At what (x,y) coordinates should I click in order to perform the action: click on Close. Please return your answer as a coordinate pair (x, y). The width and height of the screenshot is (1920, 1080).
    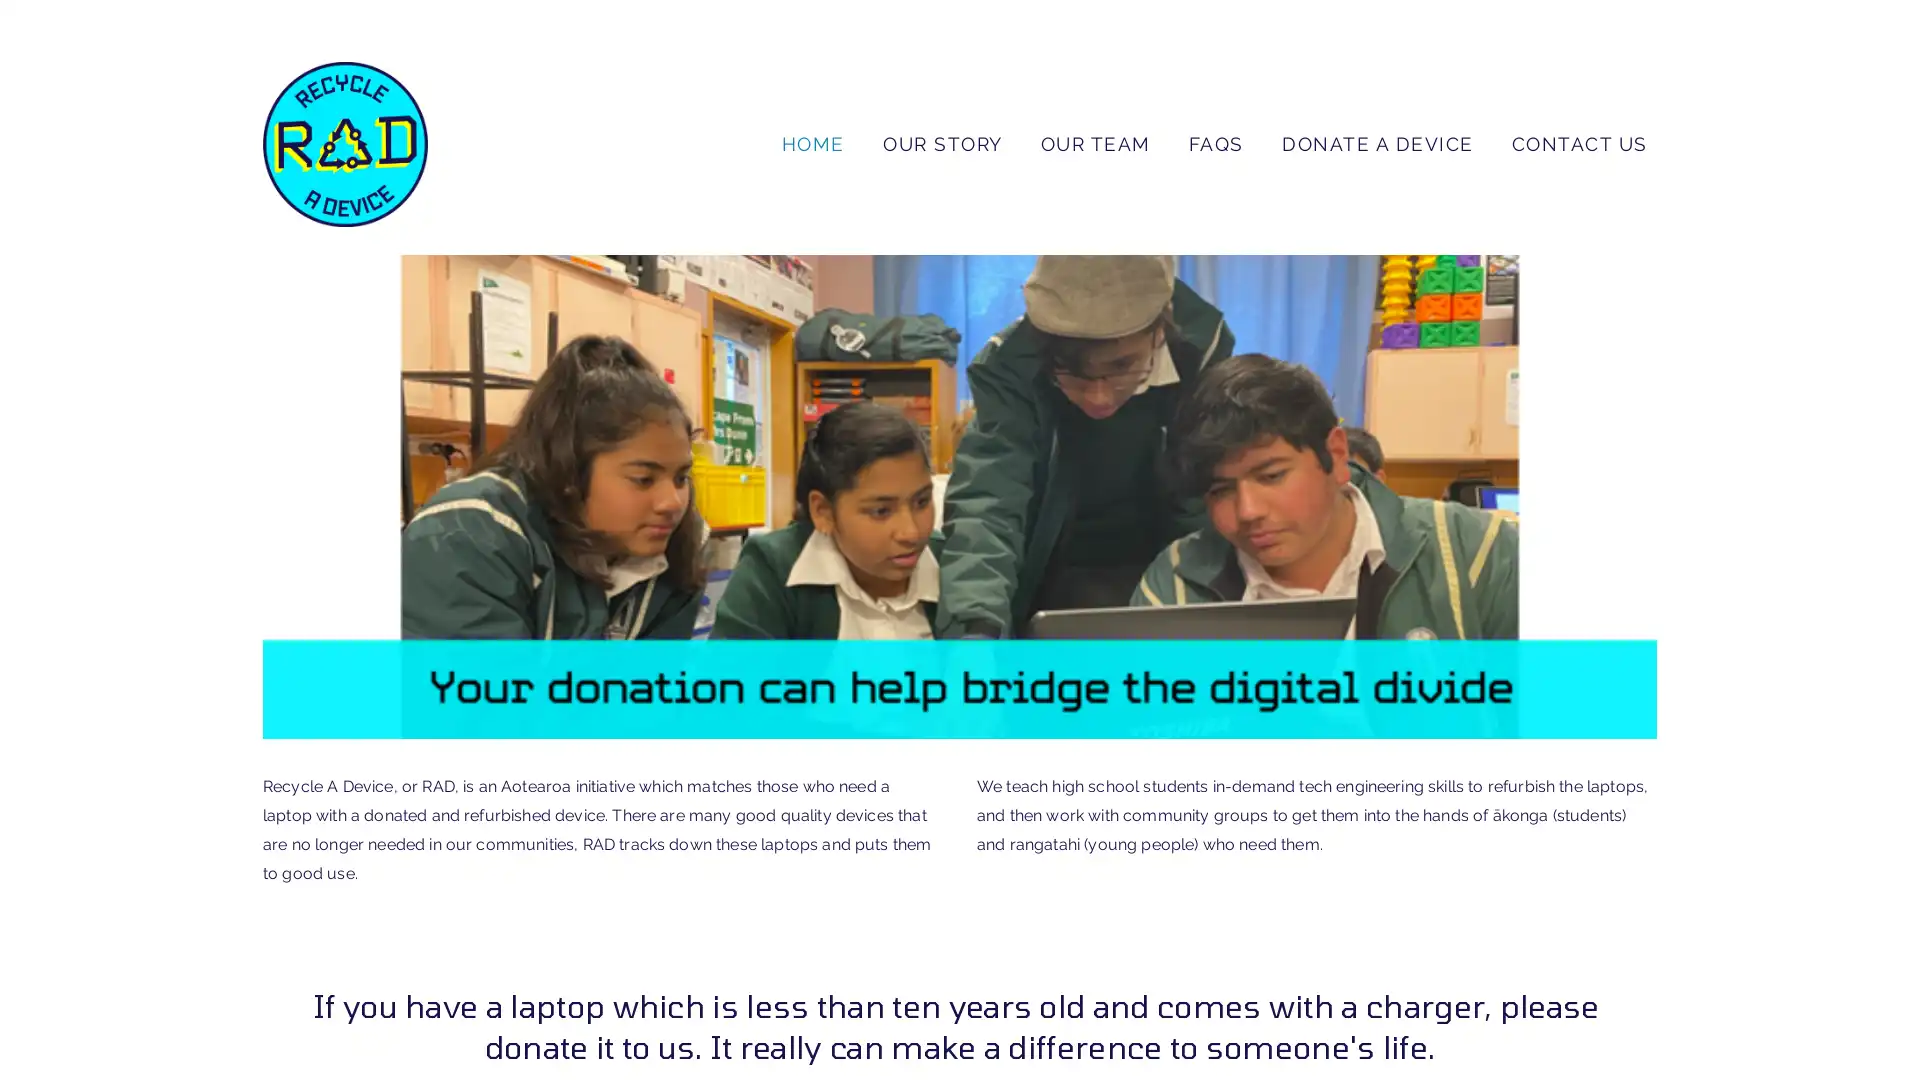
    Looking at the image, I should click on (1245, 347).